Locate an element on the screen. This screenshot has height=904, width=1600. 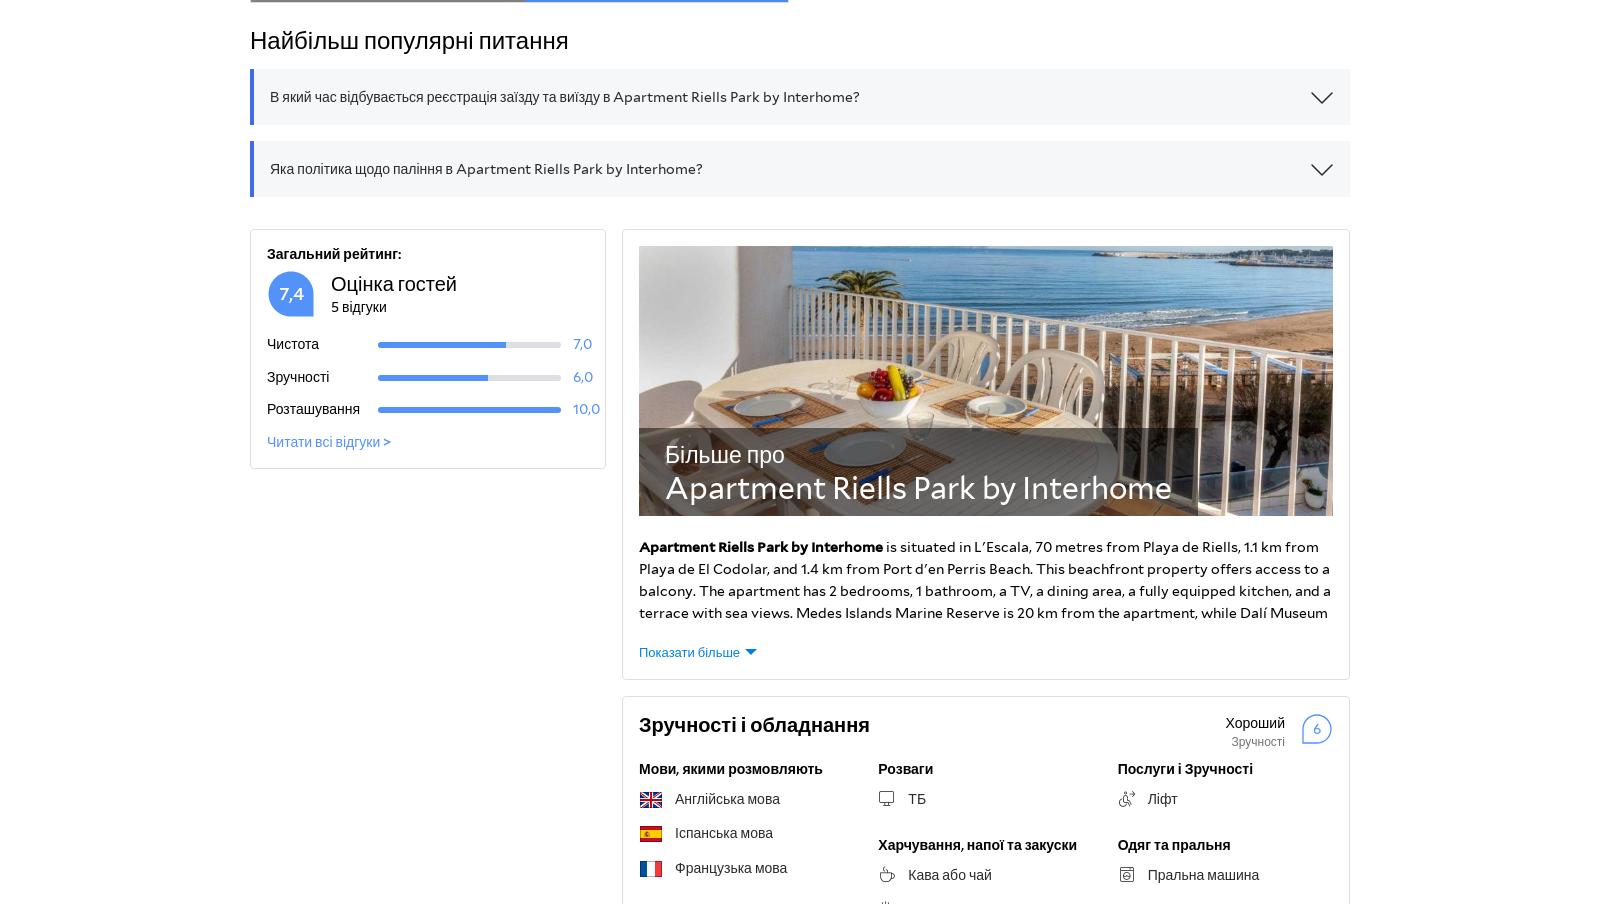
'6' is located at coordinates (1311, 726).